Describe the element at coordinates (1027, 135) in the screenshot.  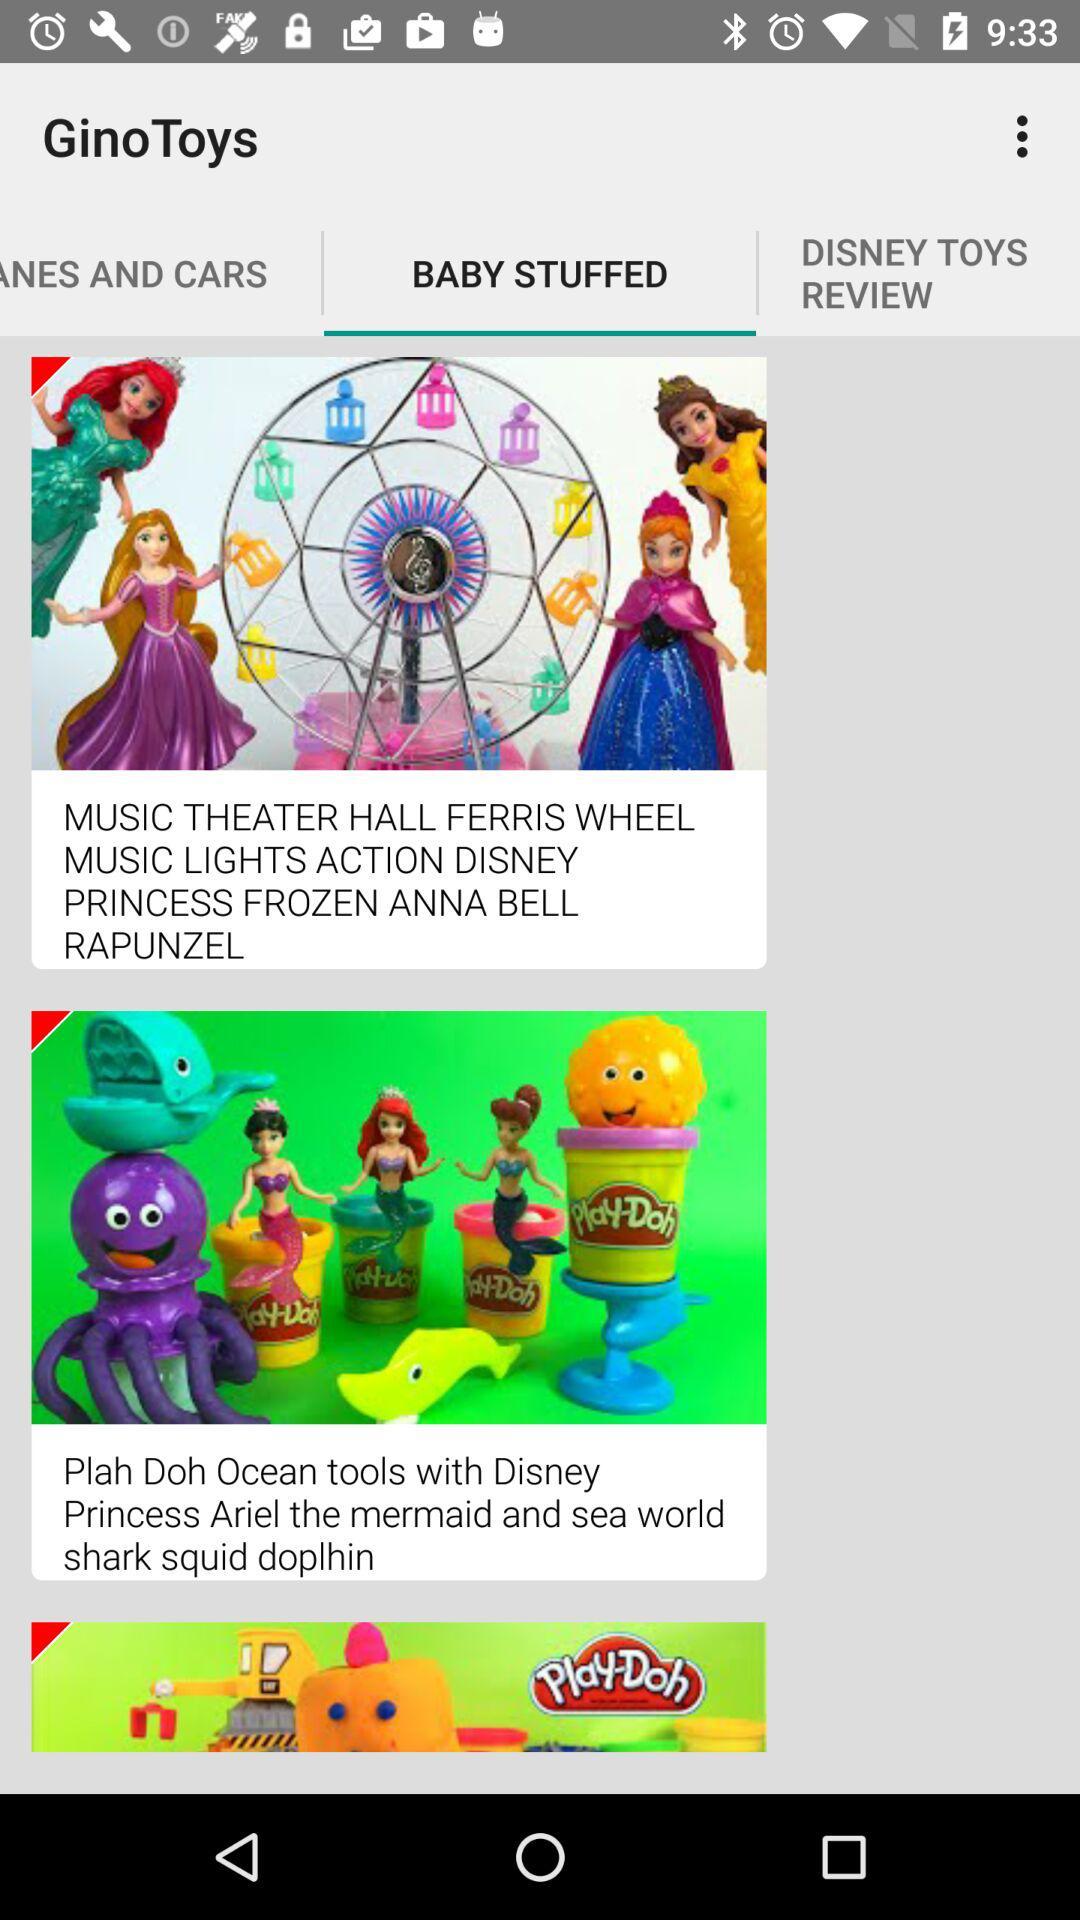
I see `the icon next to baby stuffed icon` at that location.